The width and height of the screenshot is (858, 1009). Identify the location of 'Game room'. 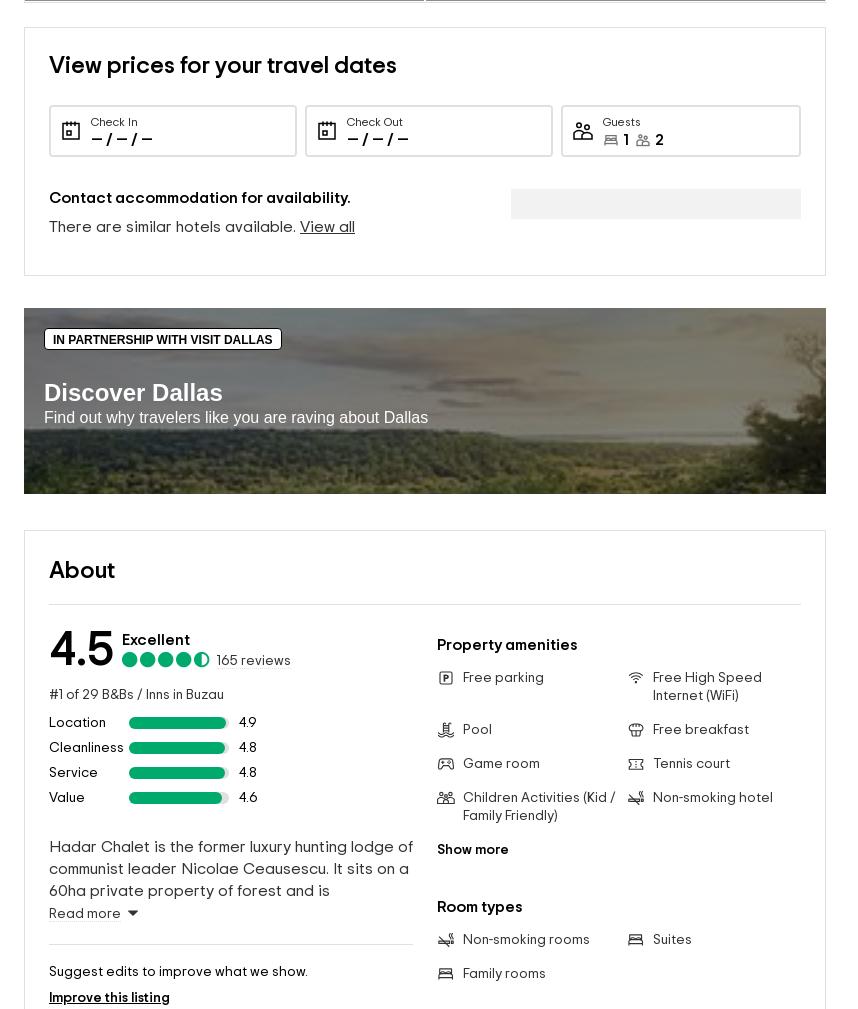
(500, 732).